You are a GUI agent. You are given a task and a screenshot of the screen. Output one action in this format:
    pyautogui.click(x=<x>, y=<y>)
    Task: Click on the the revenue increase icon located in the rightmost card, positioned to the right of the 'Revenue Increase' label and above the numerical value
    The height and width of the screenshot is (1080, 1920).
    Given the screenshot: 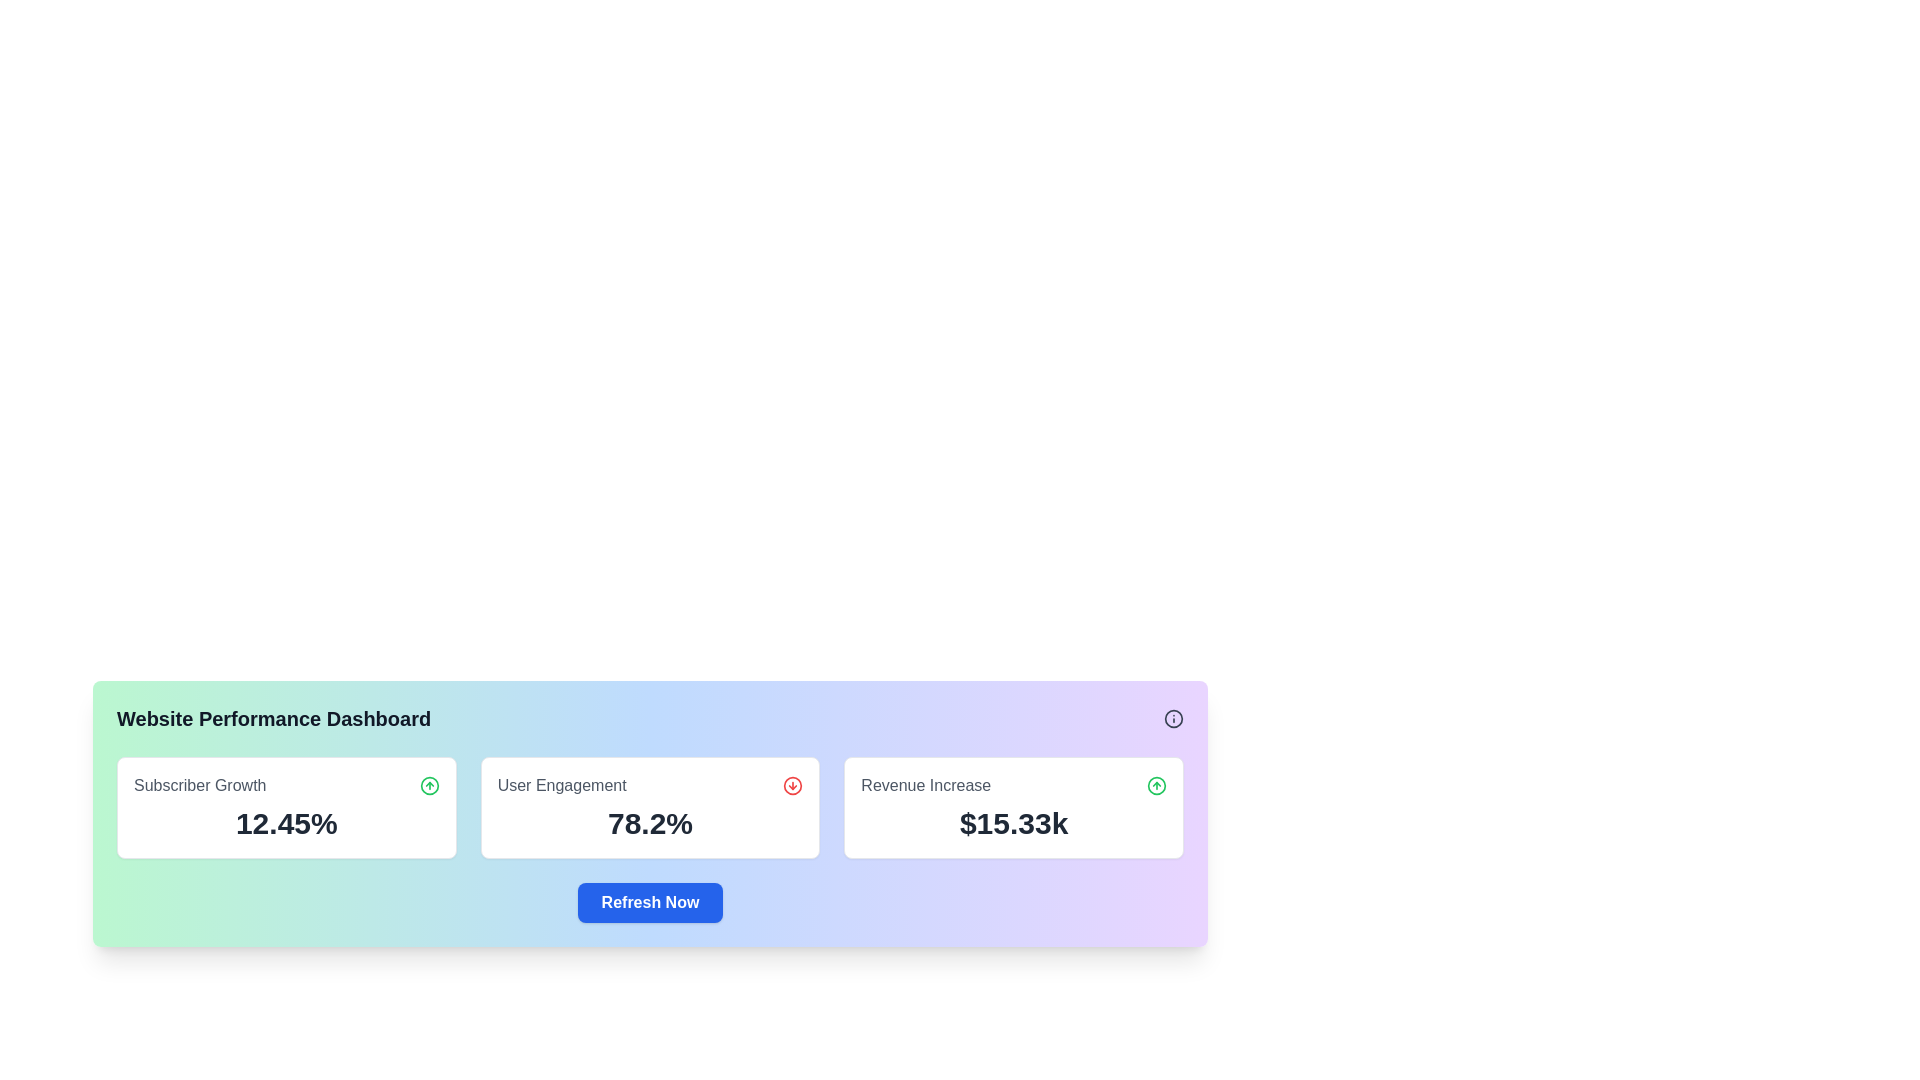 What is the action you would take?
    pyautogui.click(x=1156, y=785)
    